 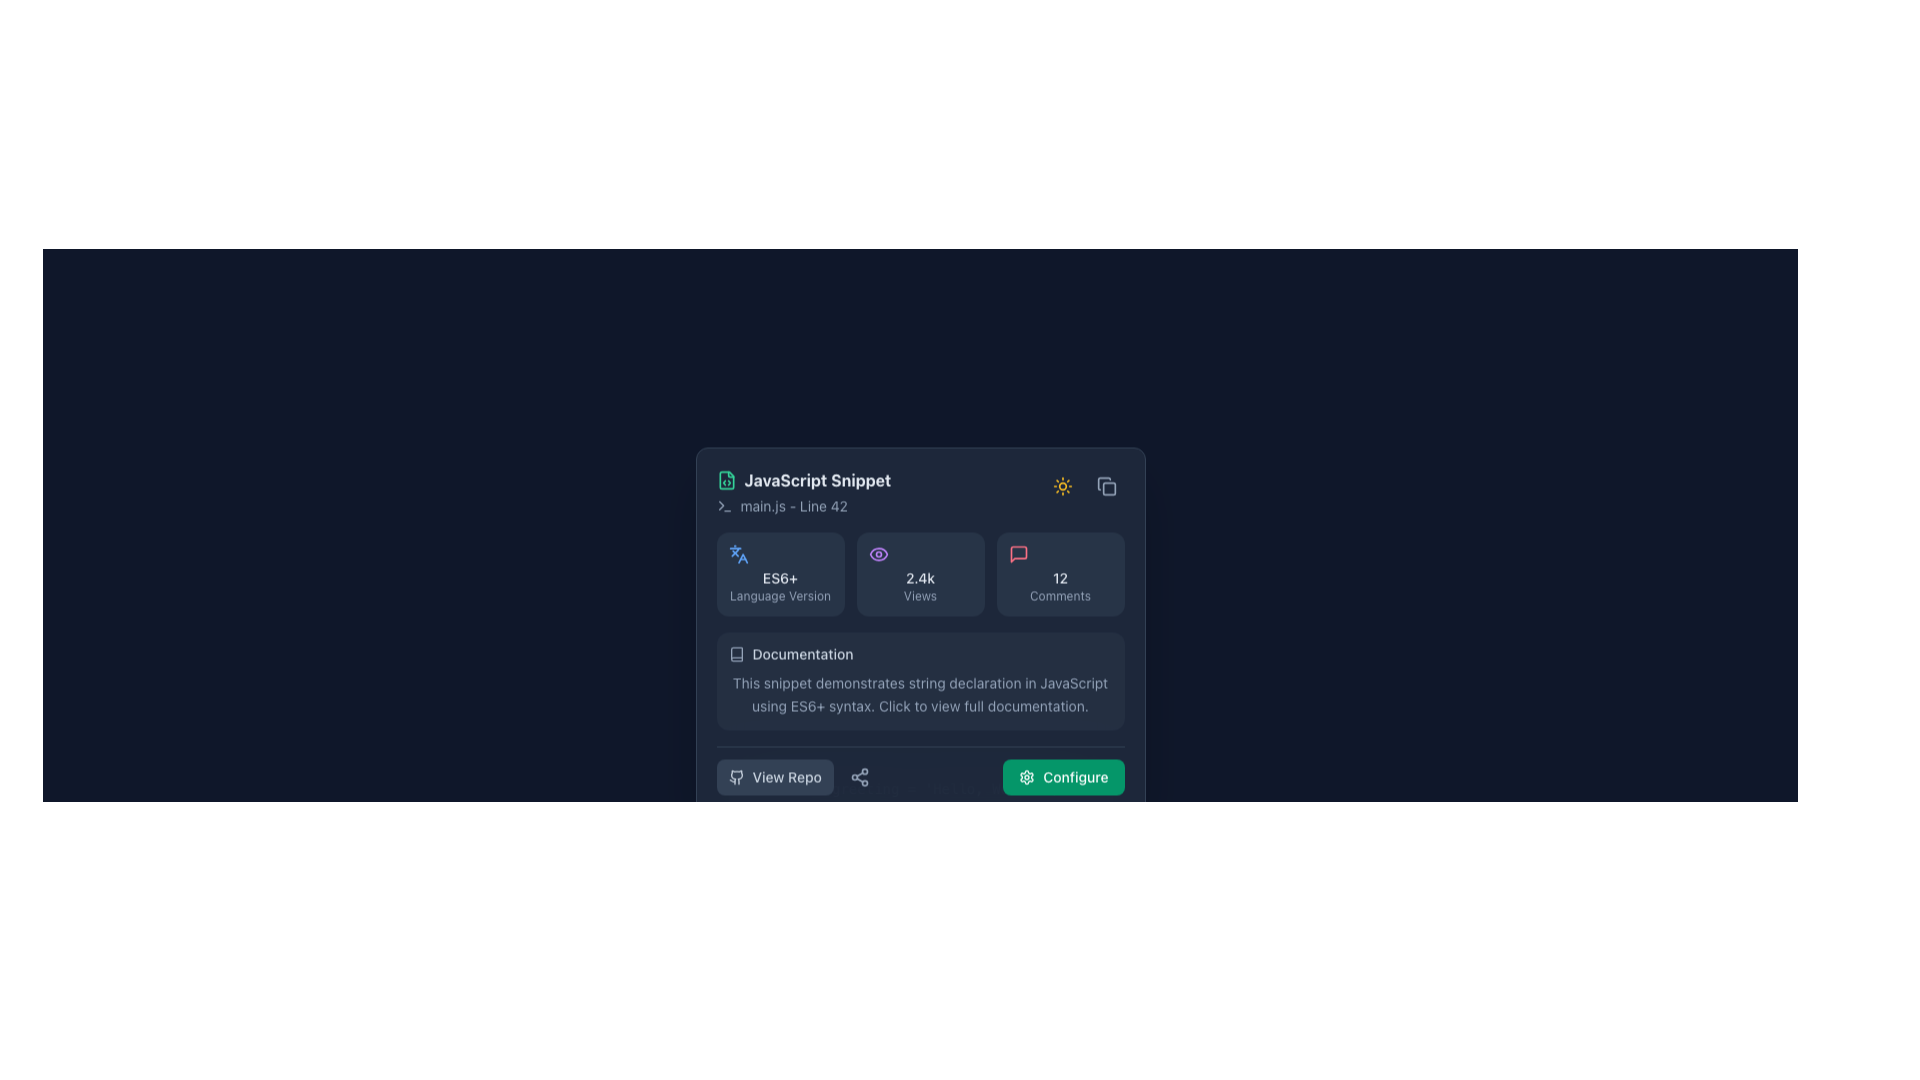 What do you see at coordinates (919, 574) in the screenshot?
I see `individual contents of the grid containing three informational cards that display key statistics such as language version, views, and comments for a JavaScript snippet` at bounding box center [919, 574].